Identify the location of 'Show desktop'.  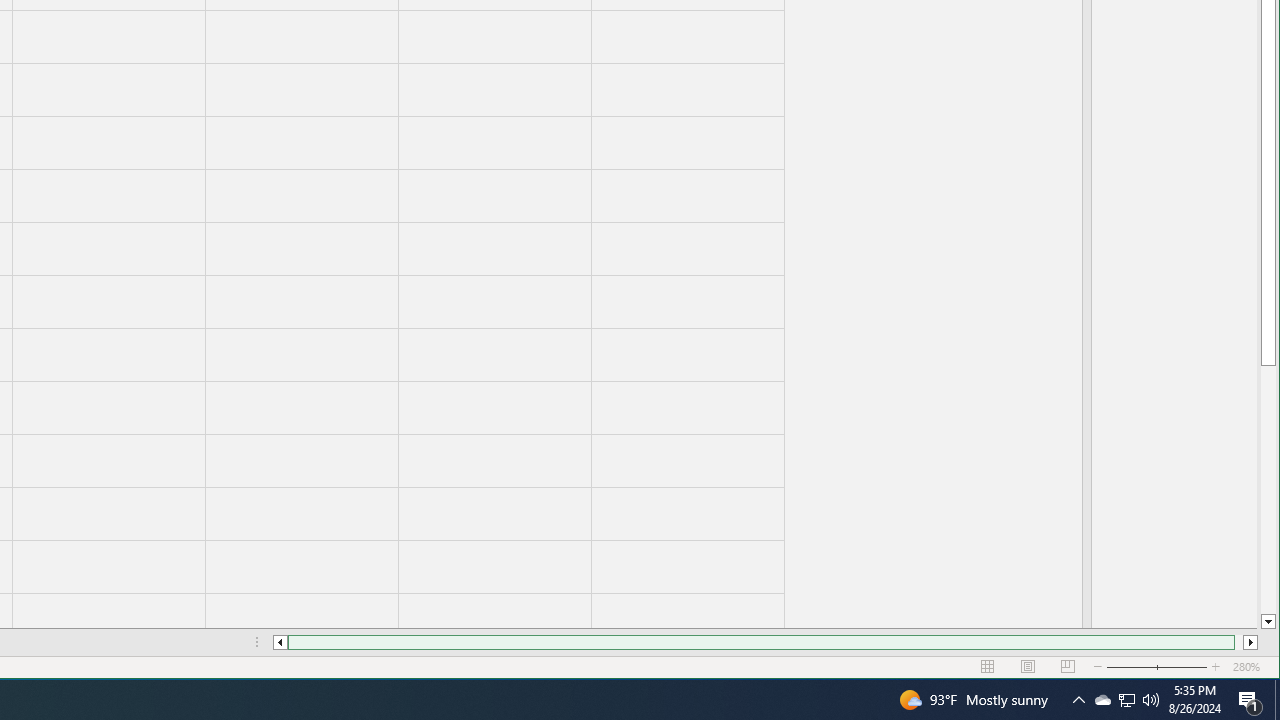
(1276, 698).